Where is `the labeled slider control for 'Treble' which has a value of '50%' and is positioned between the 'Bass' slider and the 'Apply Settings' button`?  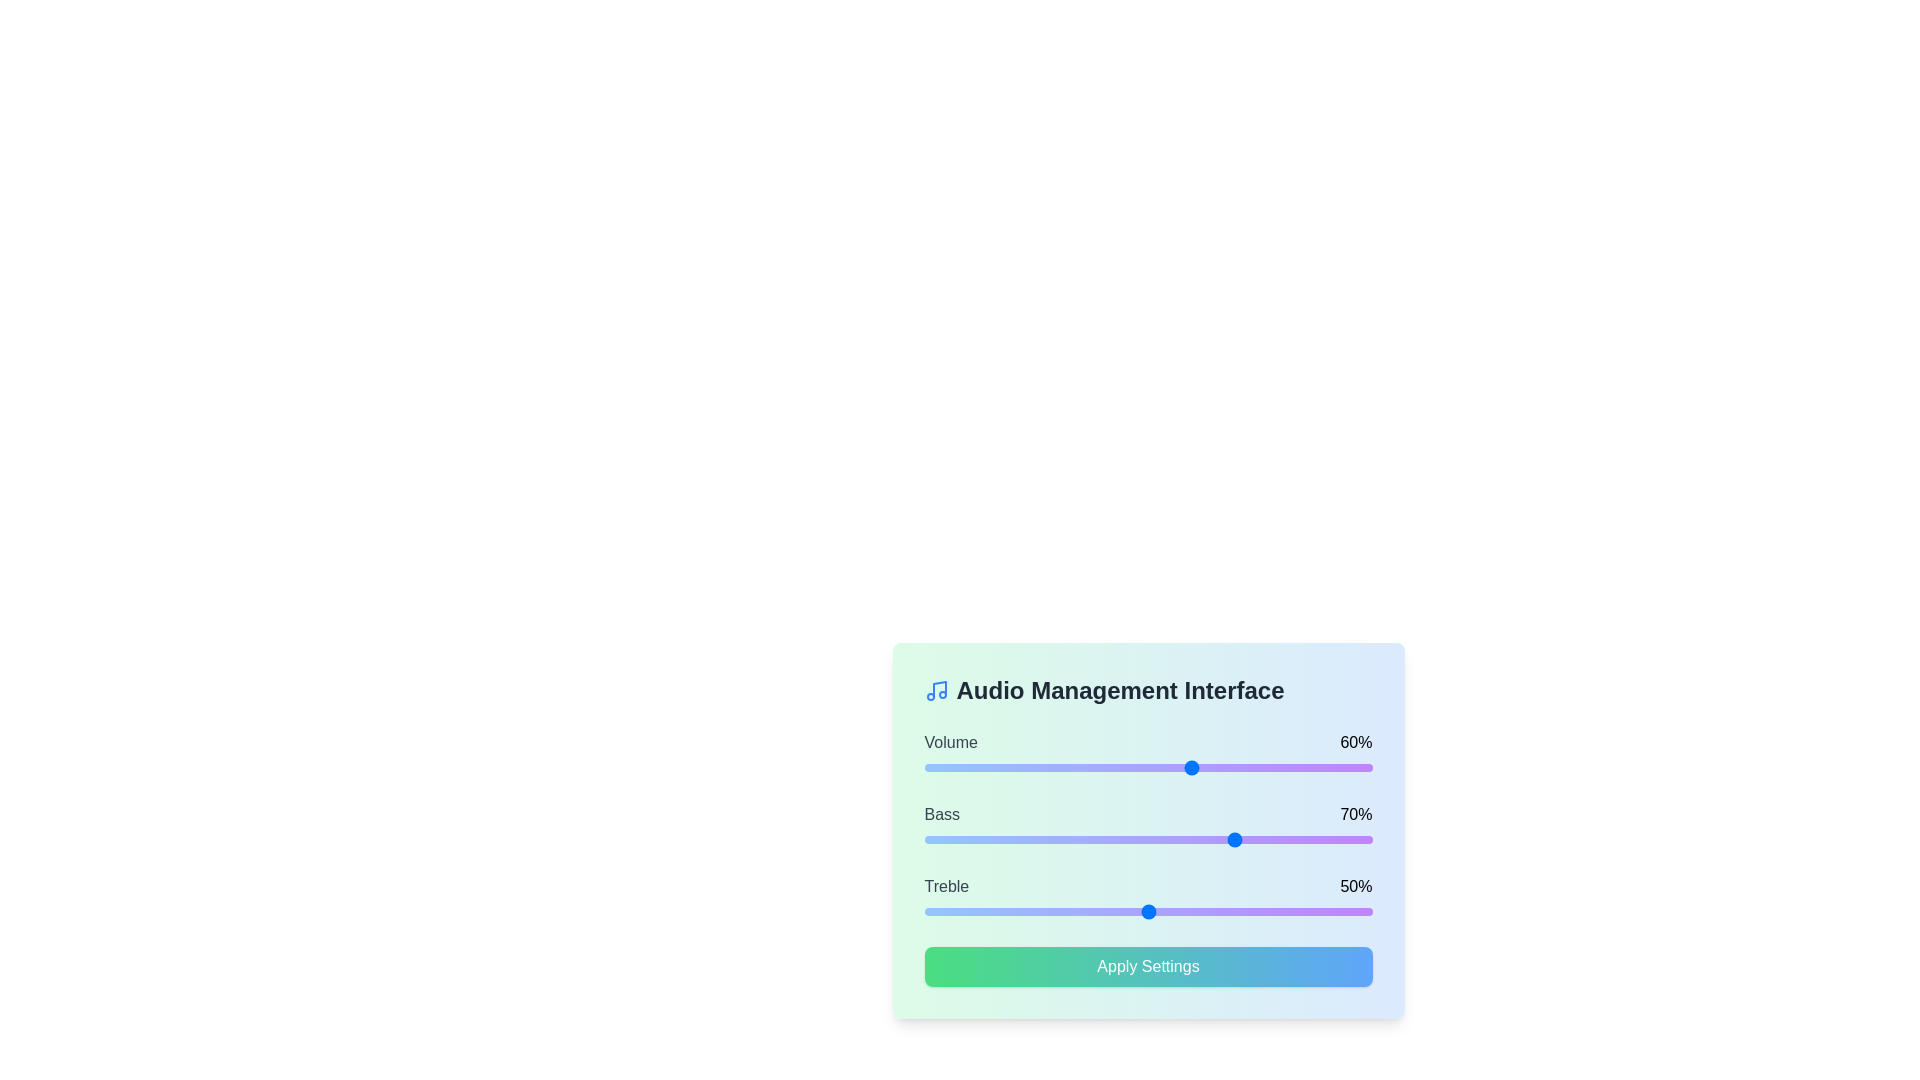 the labeled slider control for 'Treble' which has a value of '50%' and is positioned between the 'Bass' slider and the 'Apply Settings' button is located at coordinates (1148, 897).